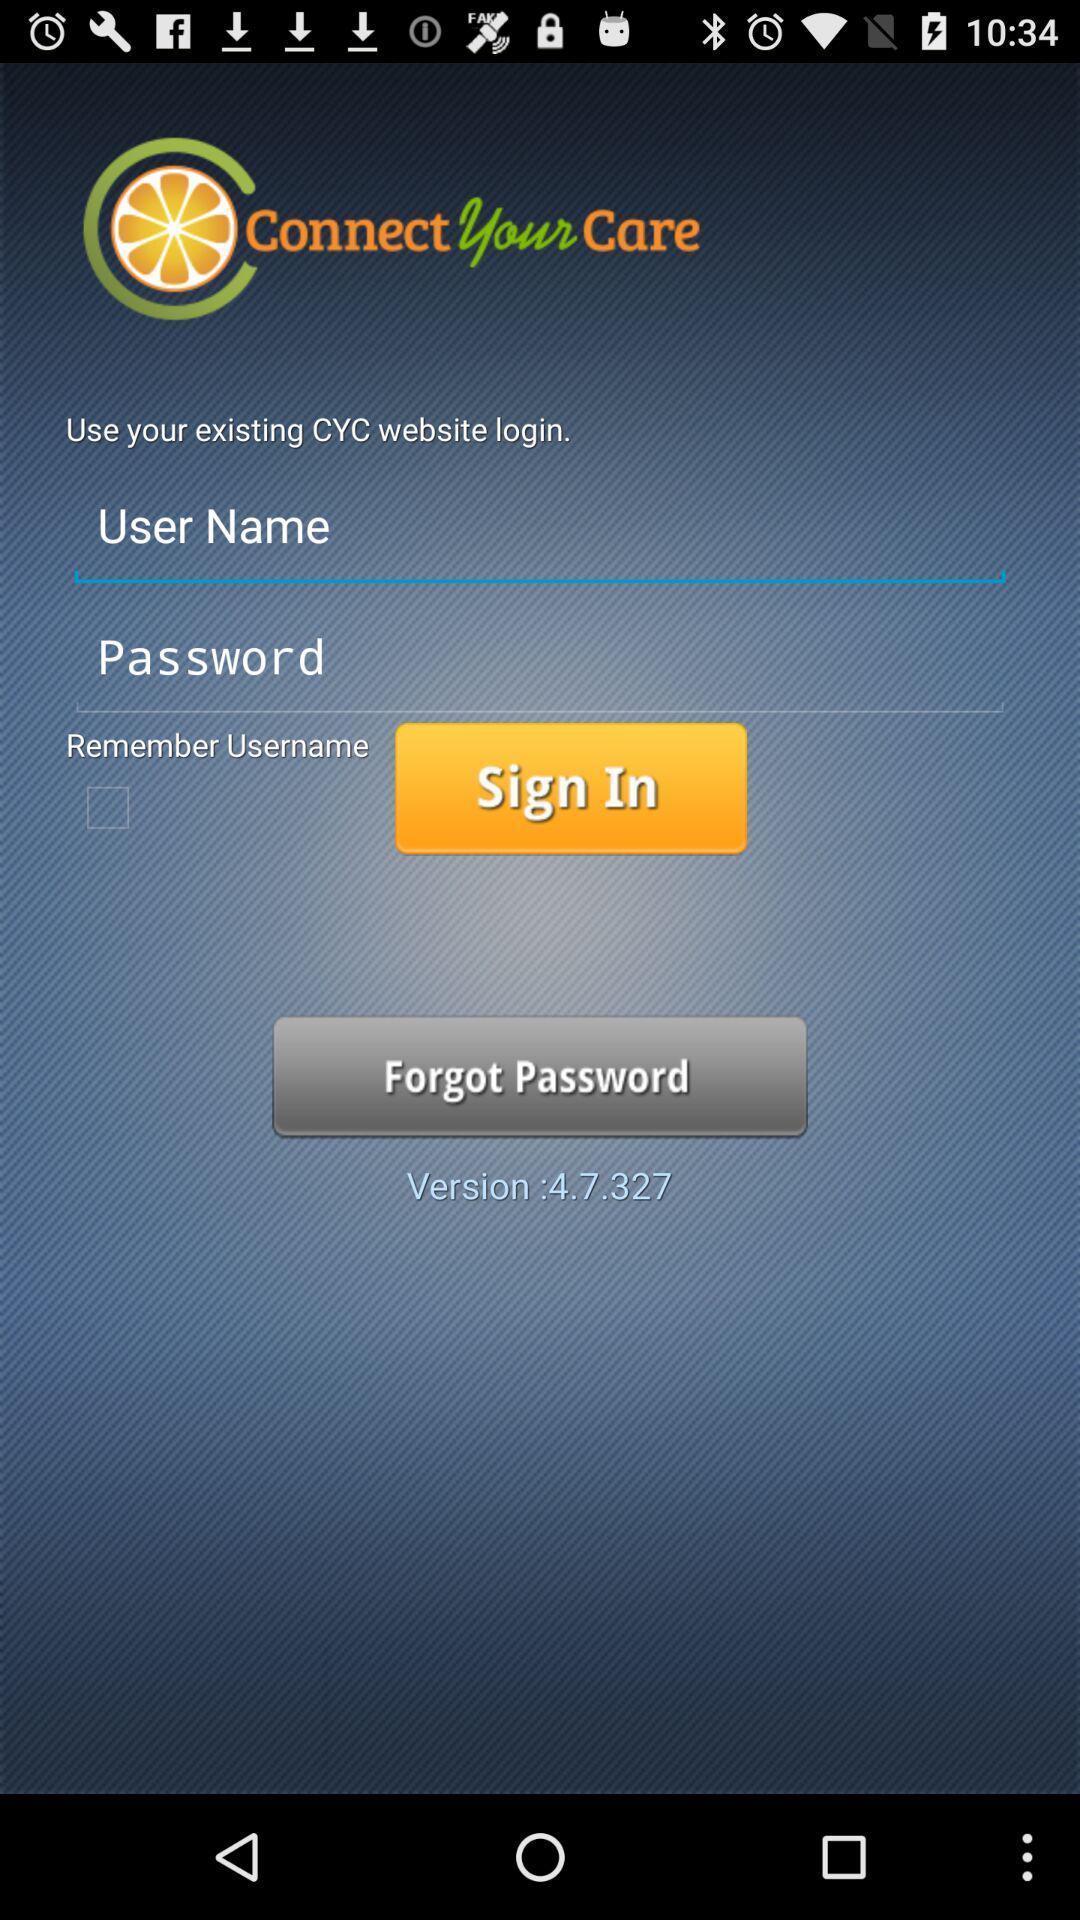  Describe the element at coordinates (540, 526) in the screenshot. I see `user name entry` at that location.